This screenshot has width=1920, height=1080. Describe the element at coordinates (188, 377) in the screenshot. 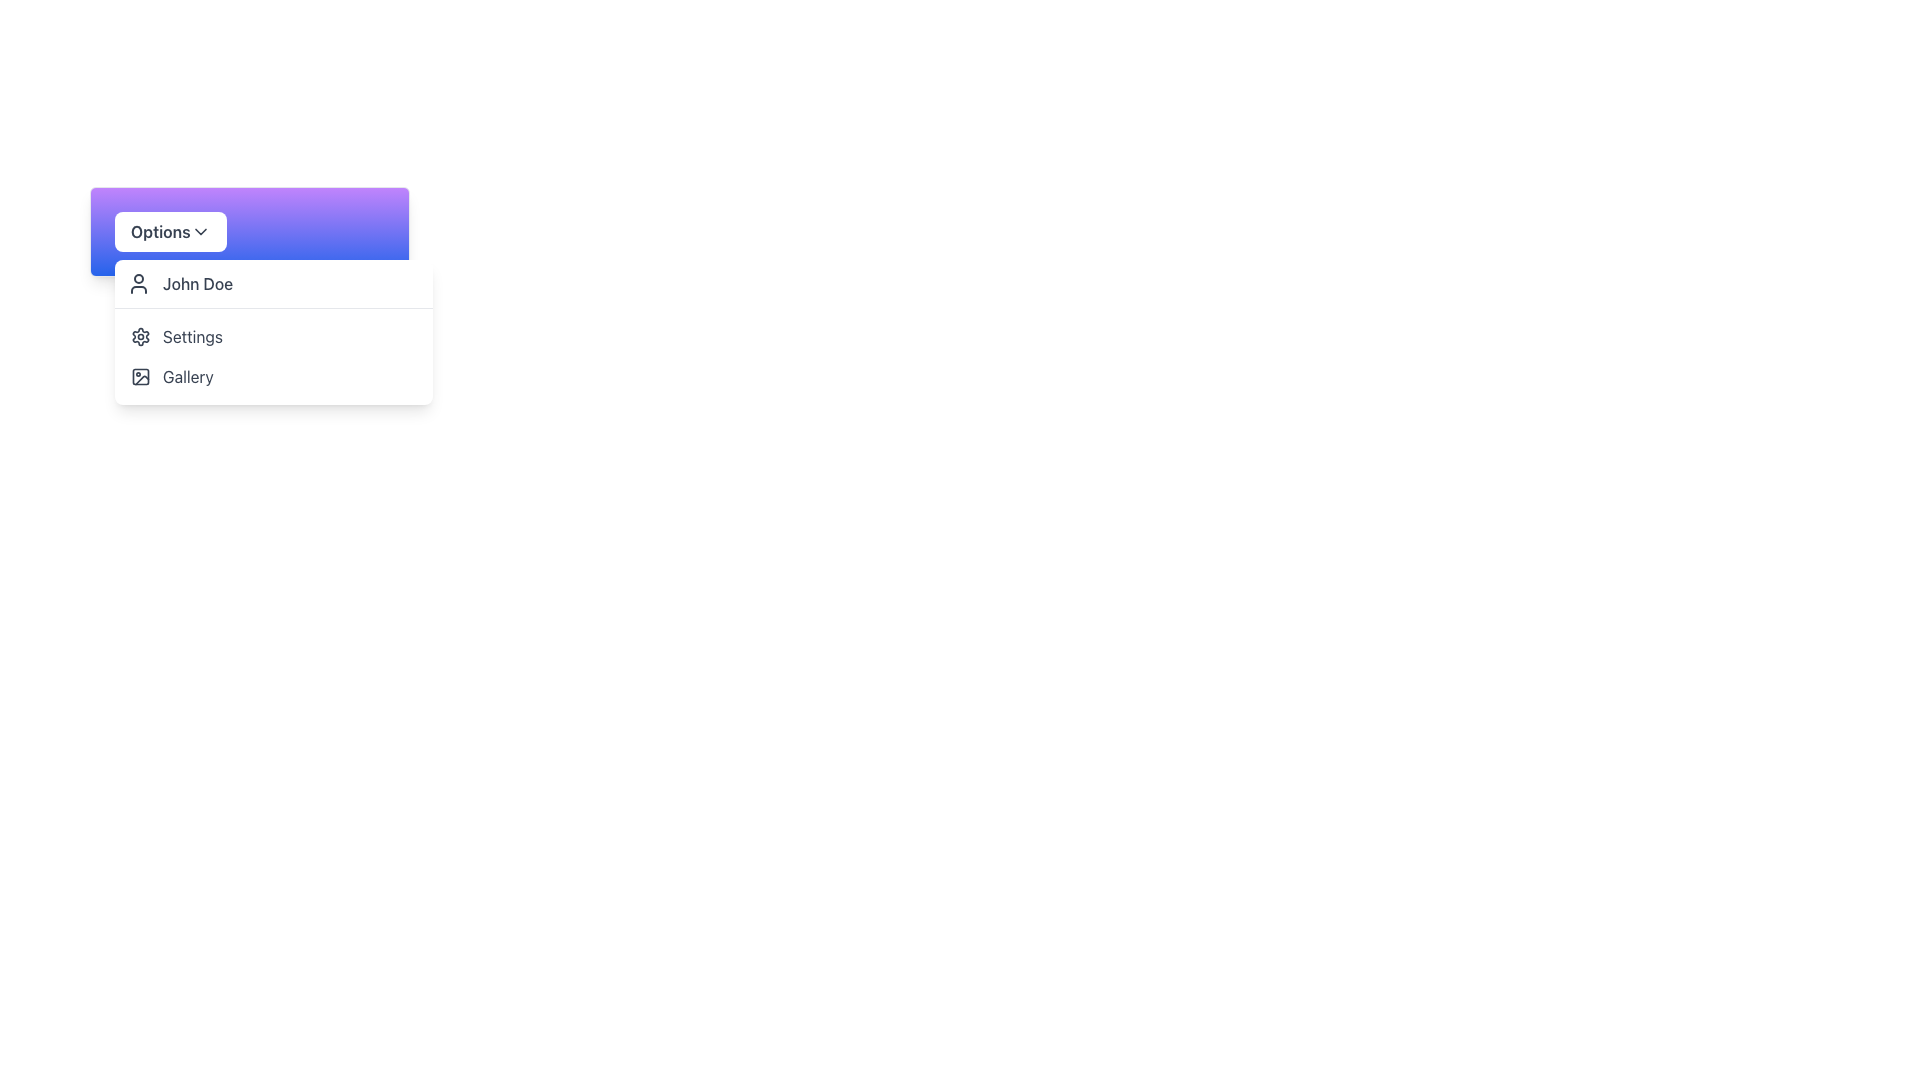

I see `the 'Gallery' text label in the dropdown menu` at that location.